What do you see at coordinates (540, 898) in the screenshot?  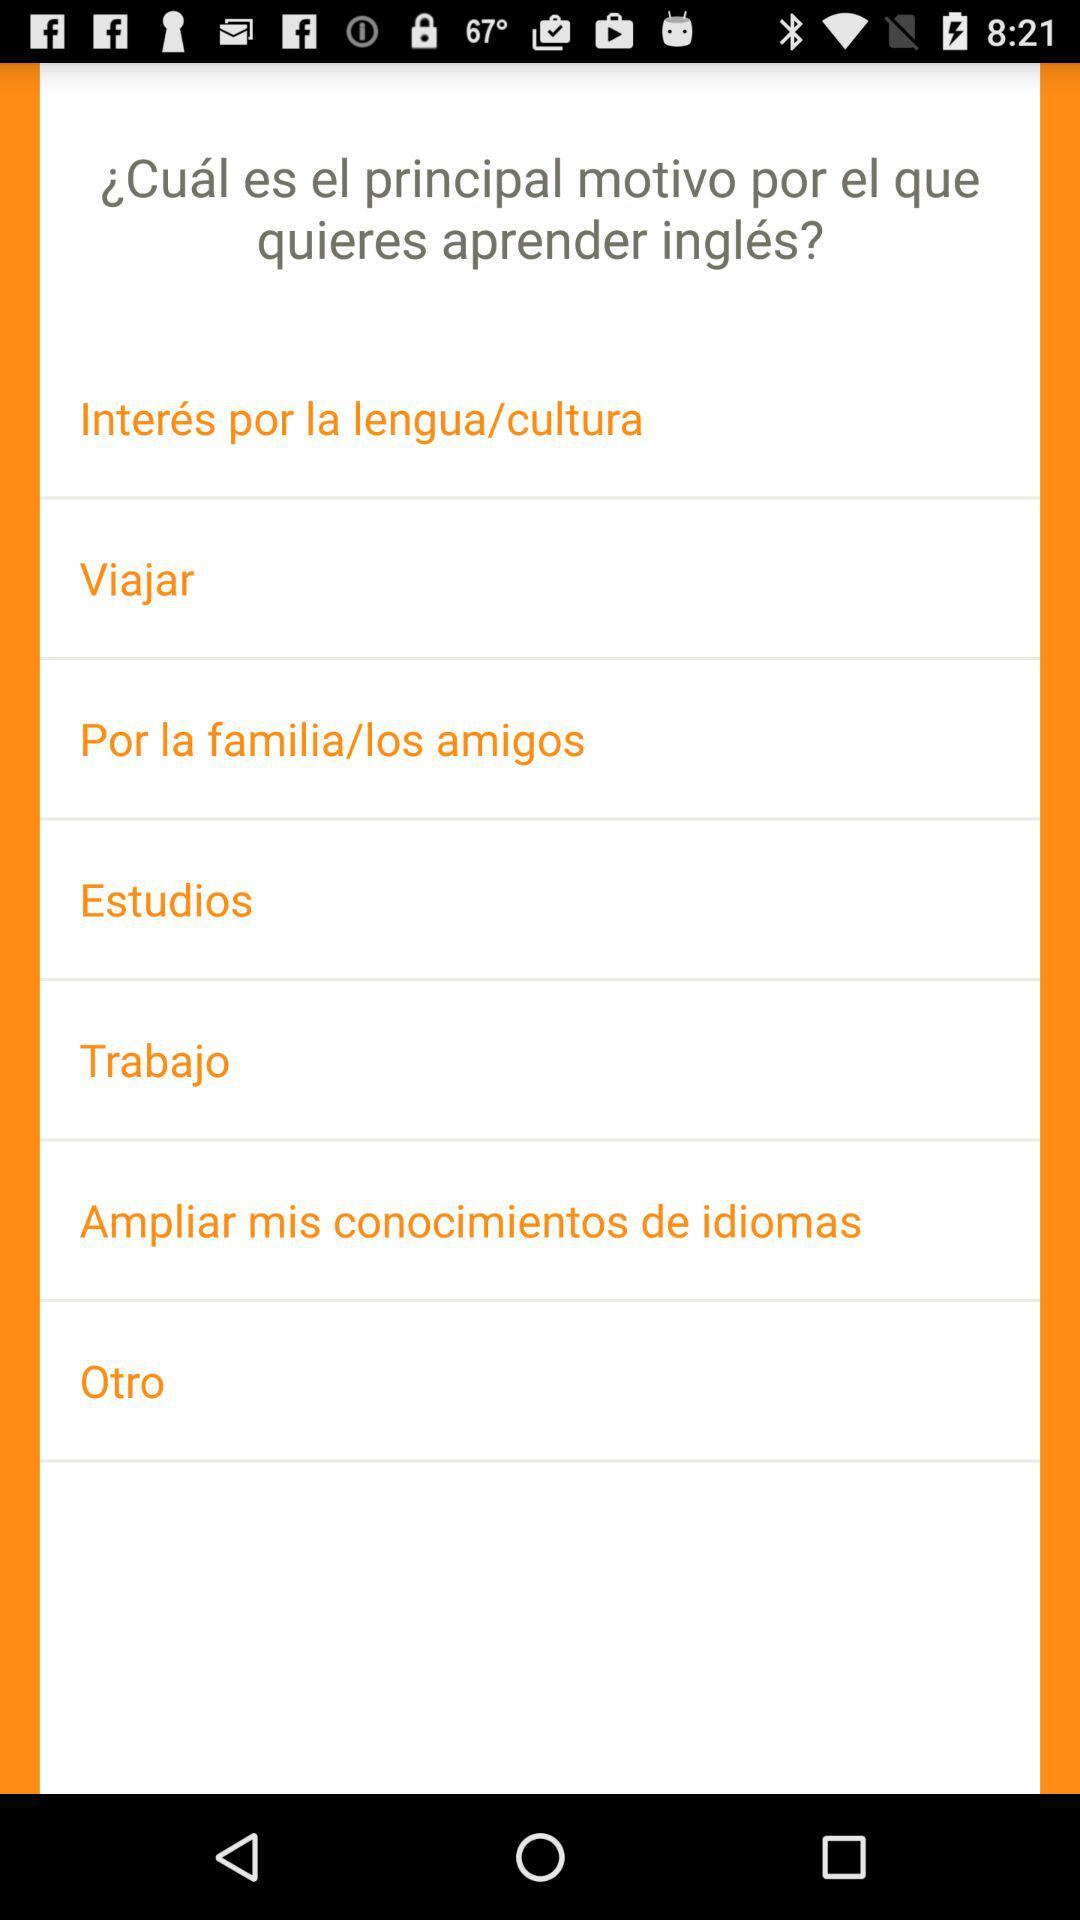 I see `estudios item` at bounding box center [540, 898].